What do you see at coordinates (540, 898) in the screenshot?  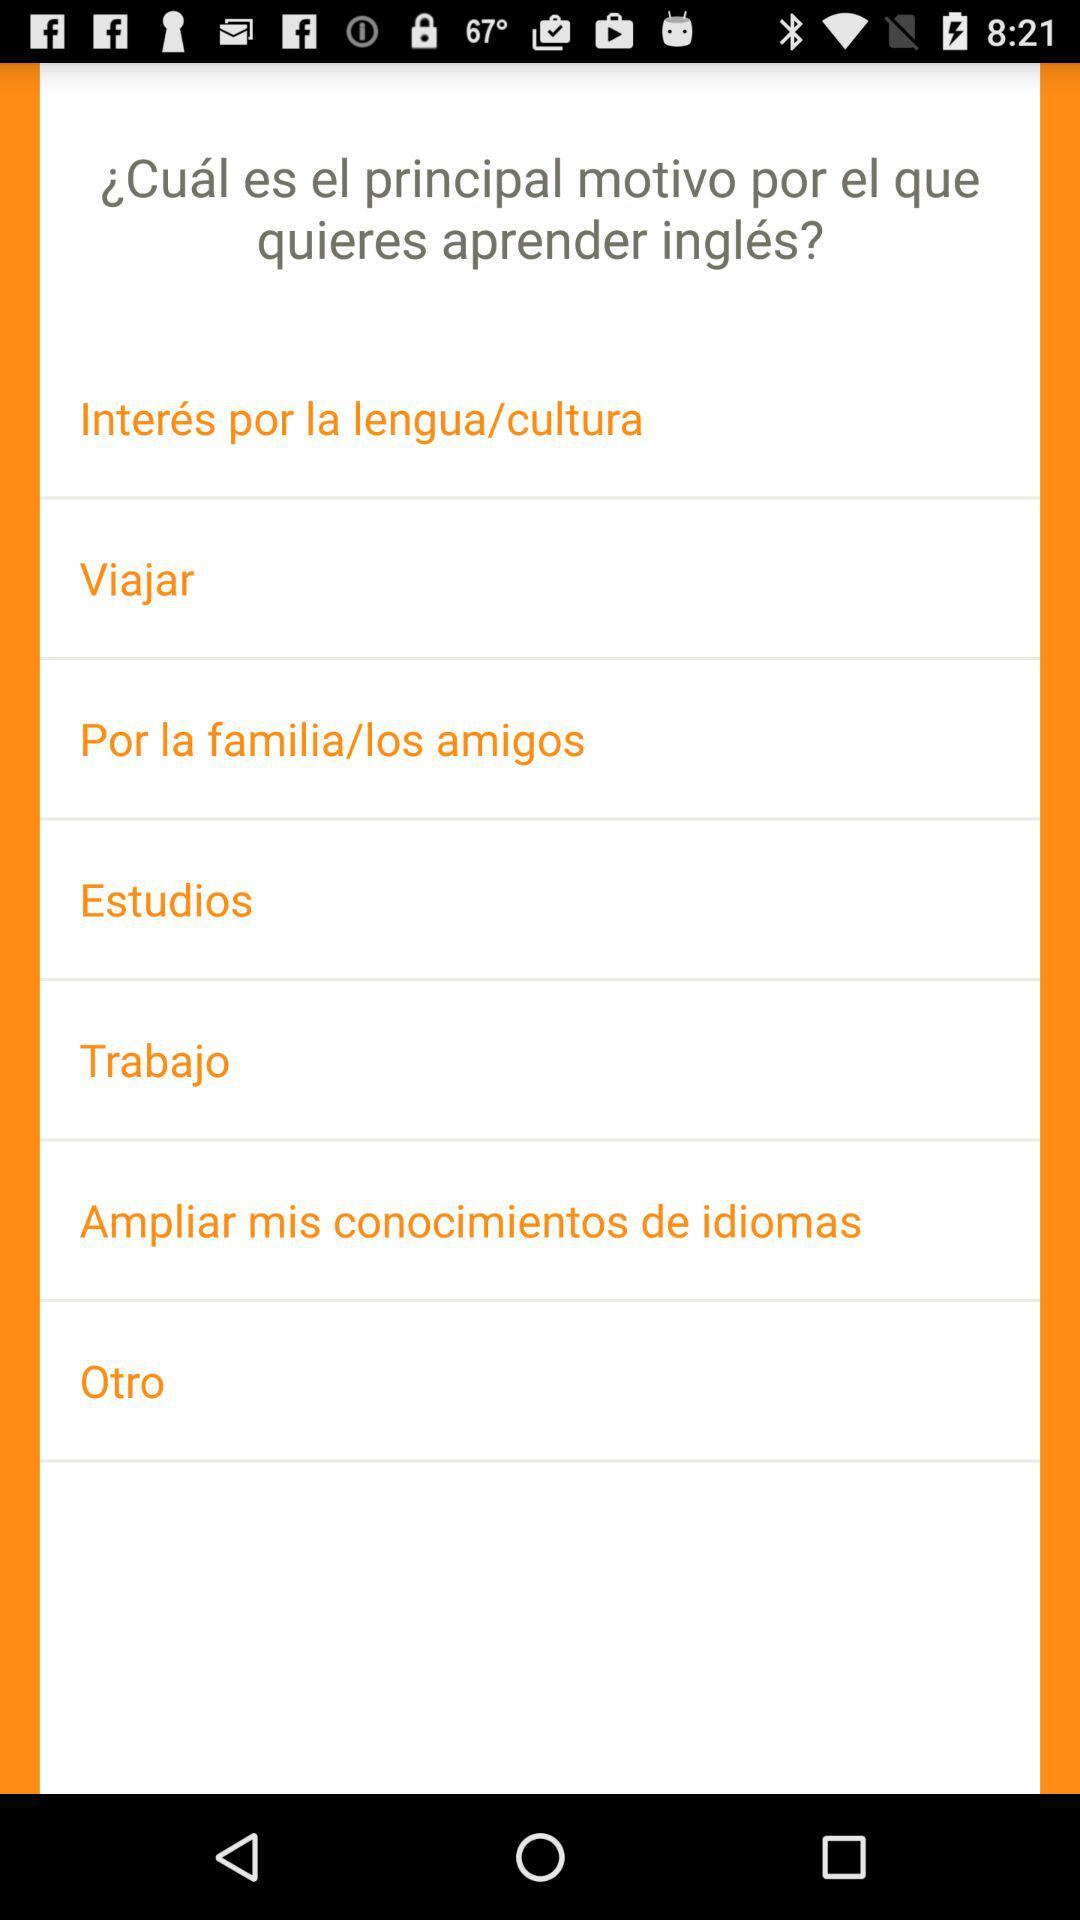 I see `estudios item` at bounding box center [540, 898].